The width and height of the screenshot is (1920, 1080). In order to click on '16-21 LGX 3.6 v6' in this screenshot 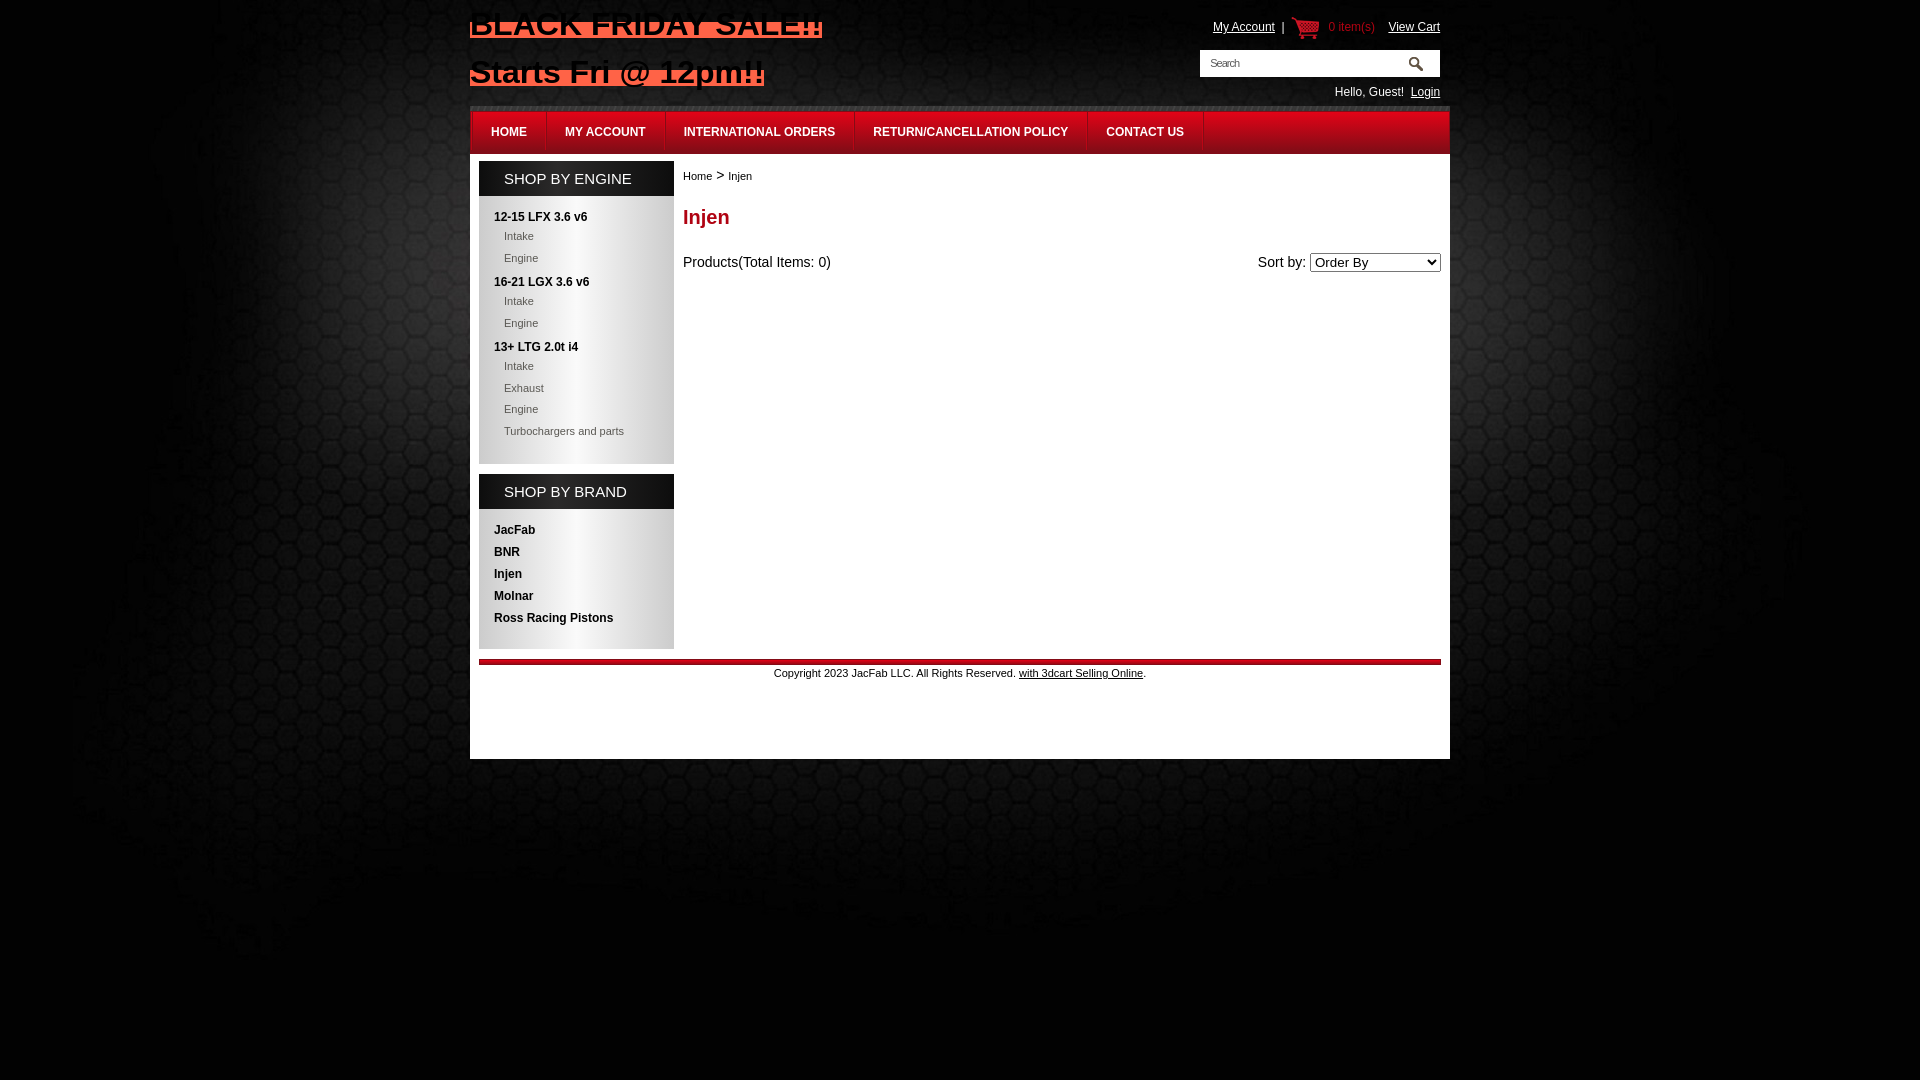, I will do `click(575, 281)`.